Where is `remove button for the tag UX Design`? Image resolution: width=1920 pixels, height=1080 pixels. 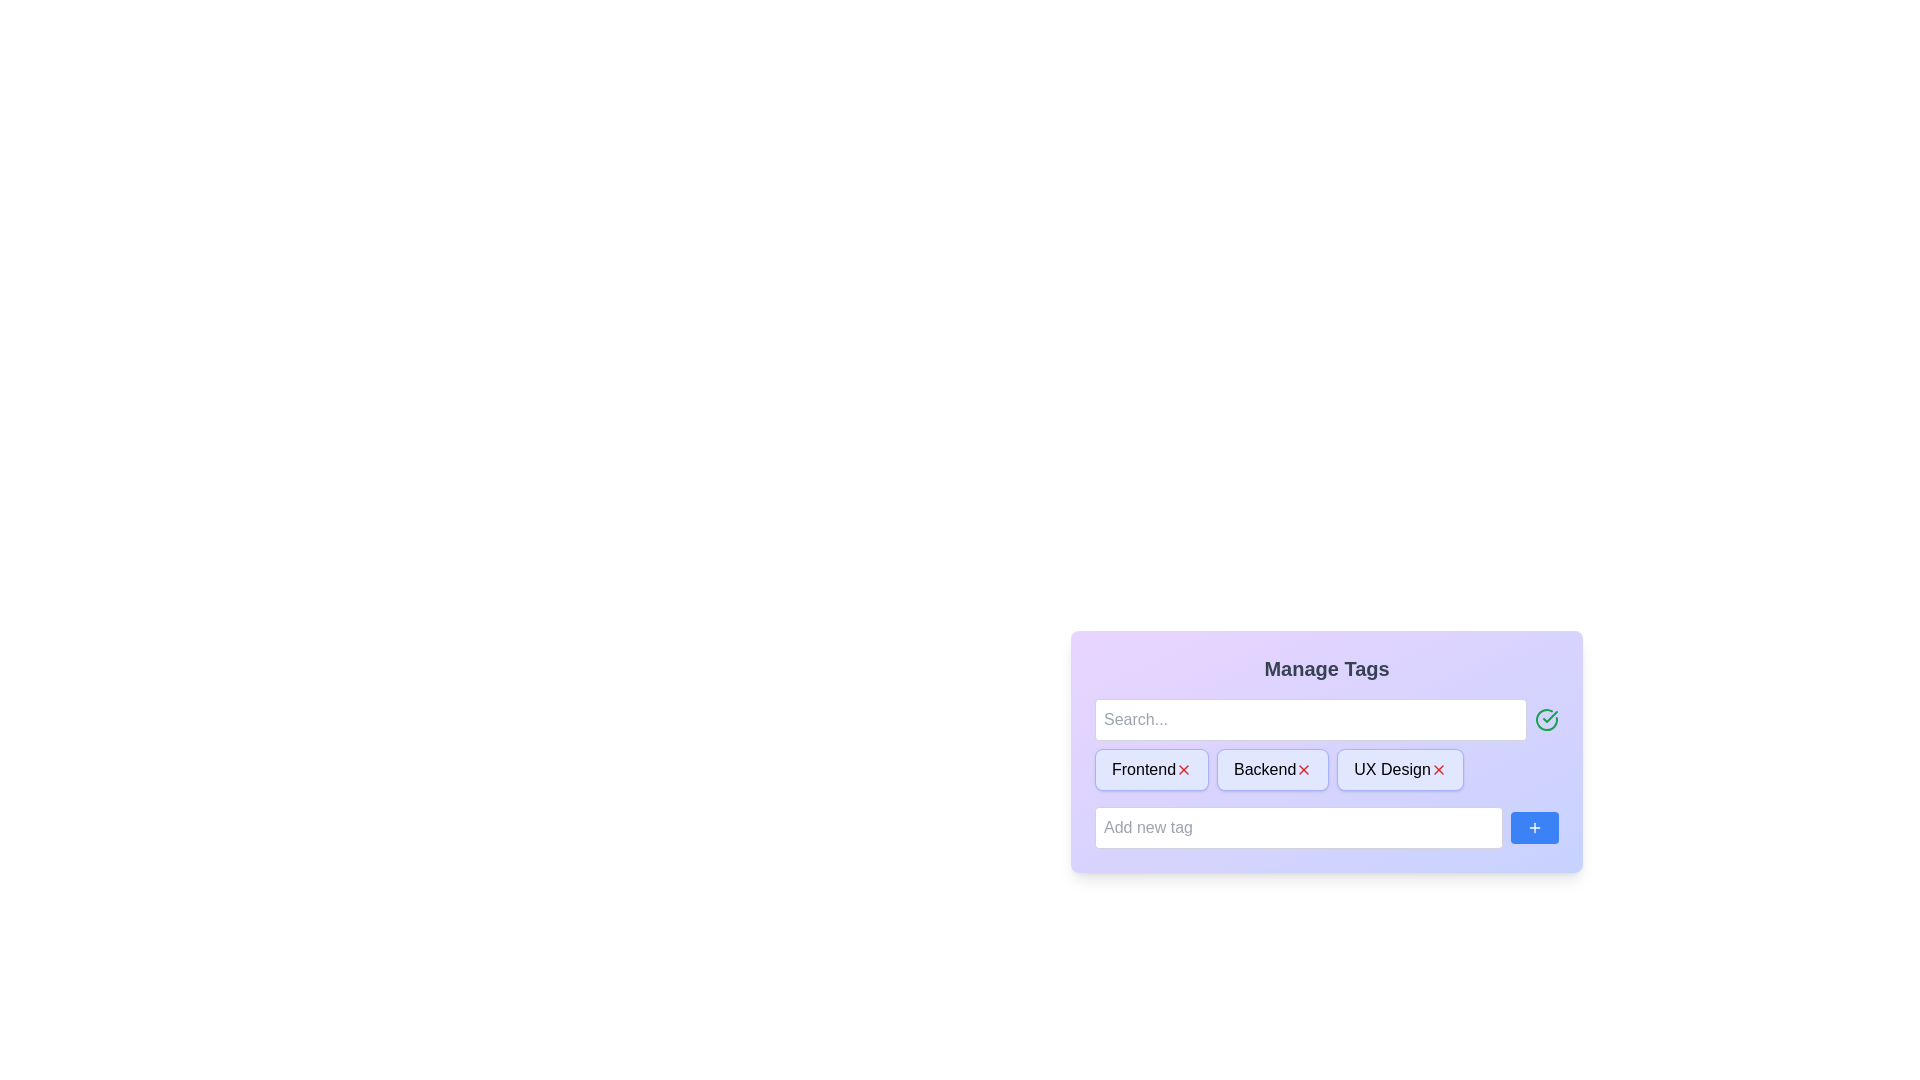
remove button for the tag UX Design is located at coordinates (1437, 769).